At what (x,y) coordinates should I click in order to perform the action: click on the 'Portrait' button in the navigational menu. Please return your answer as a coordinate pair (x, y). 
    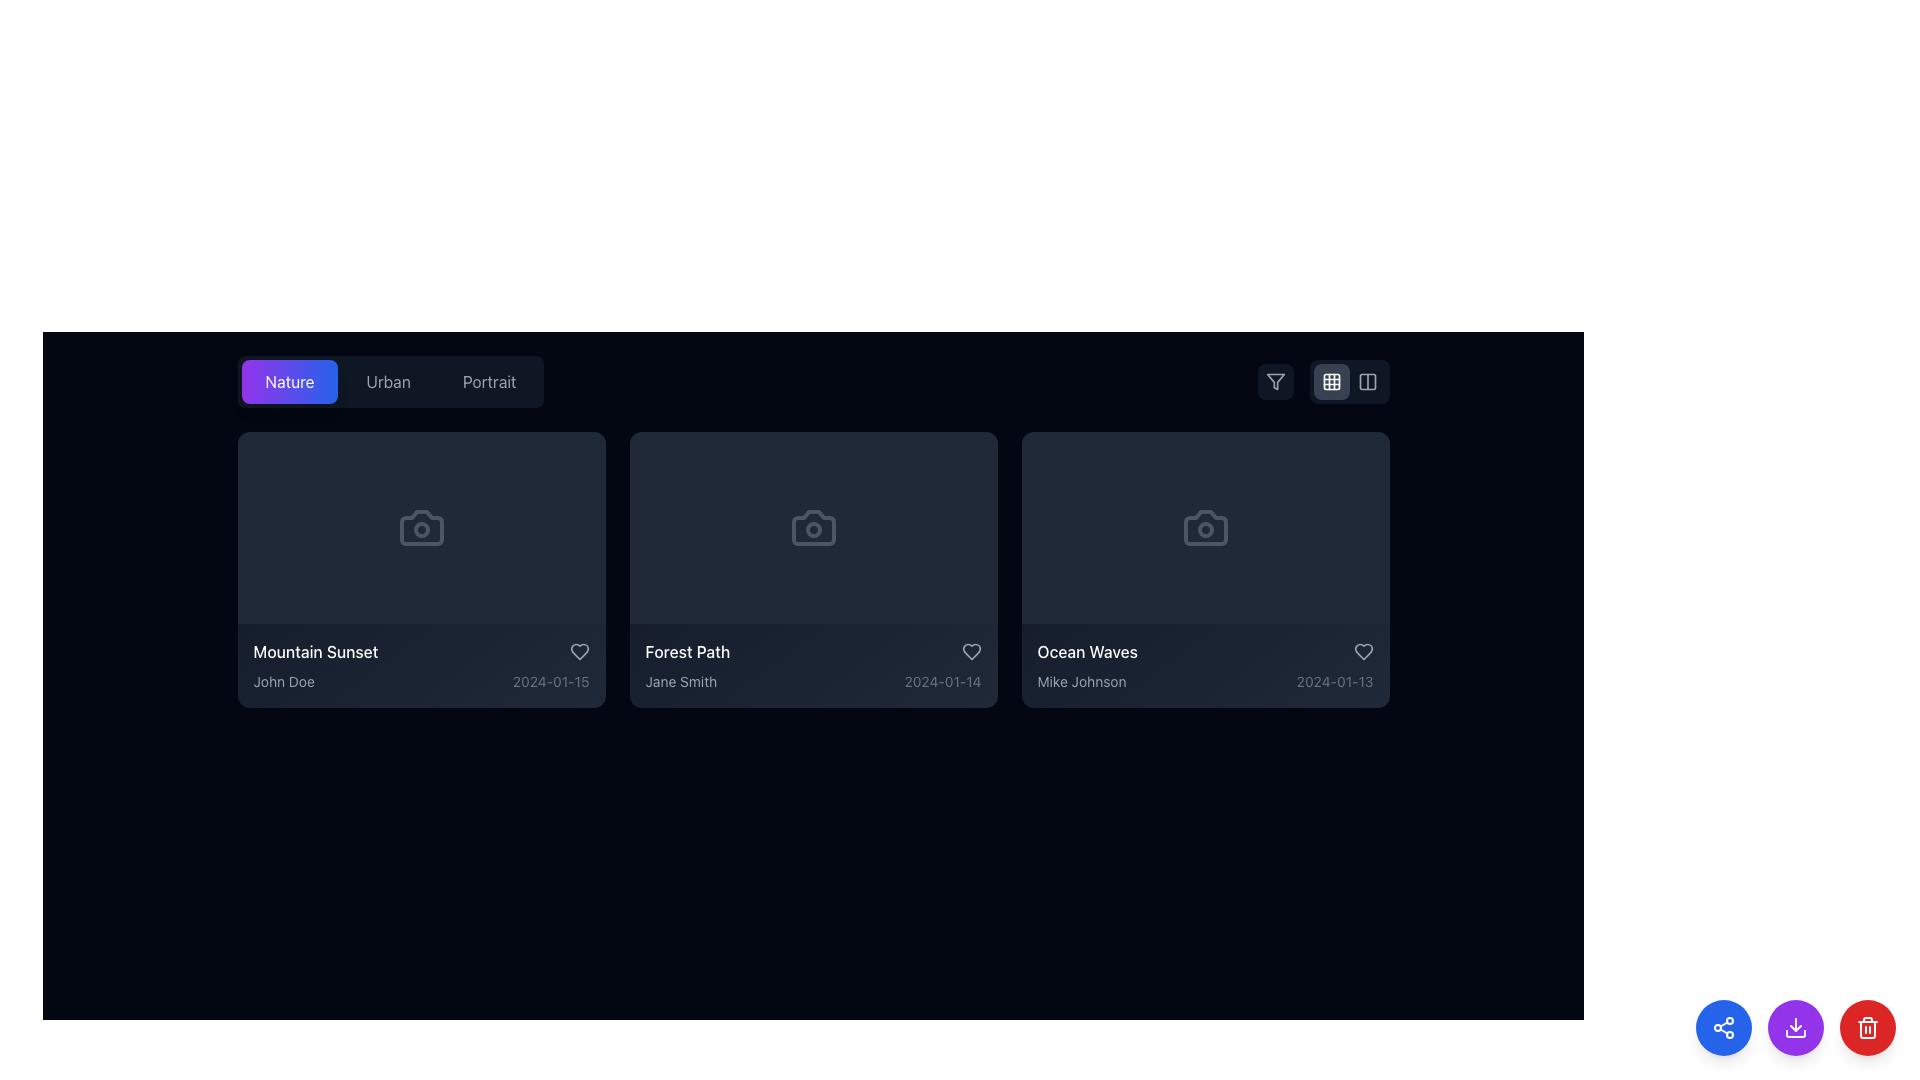
    Looking at the image, I should click on (390, 381).